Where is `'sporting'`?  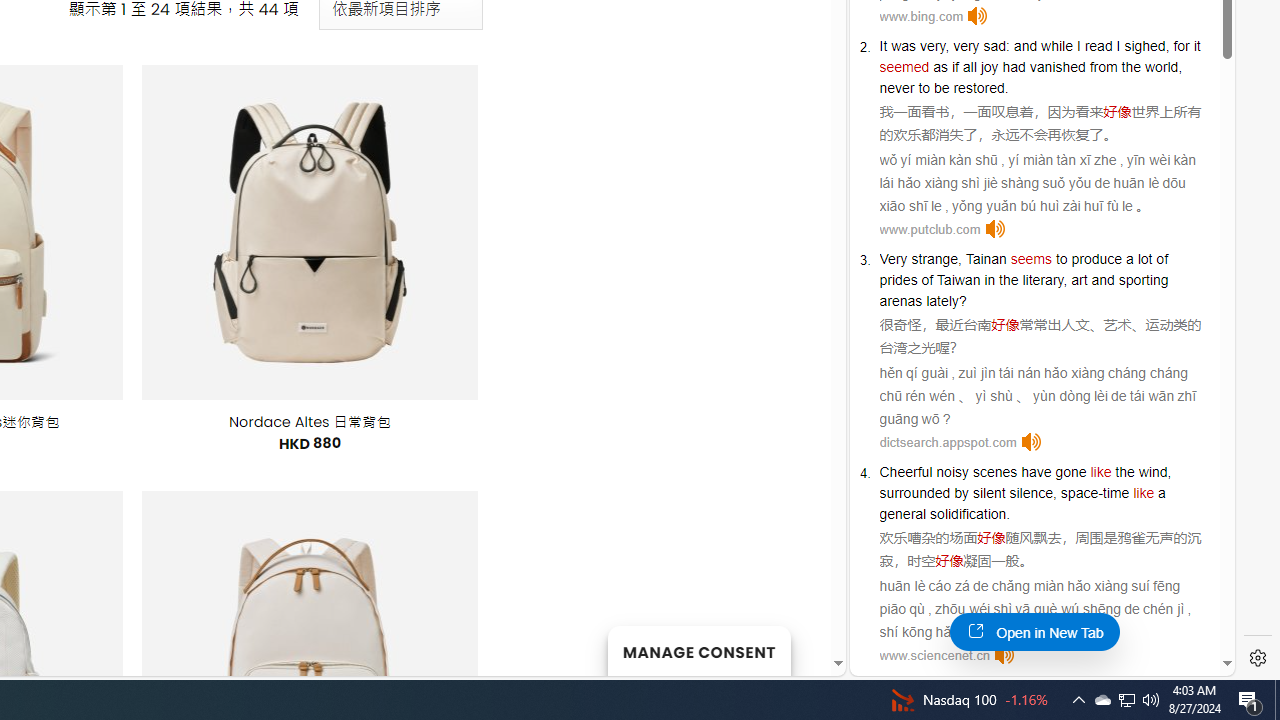 'sporting' is located at coordinates (1143, 280).